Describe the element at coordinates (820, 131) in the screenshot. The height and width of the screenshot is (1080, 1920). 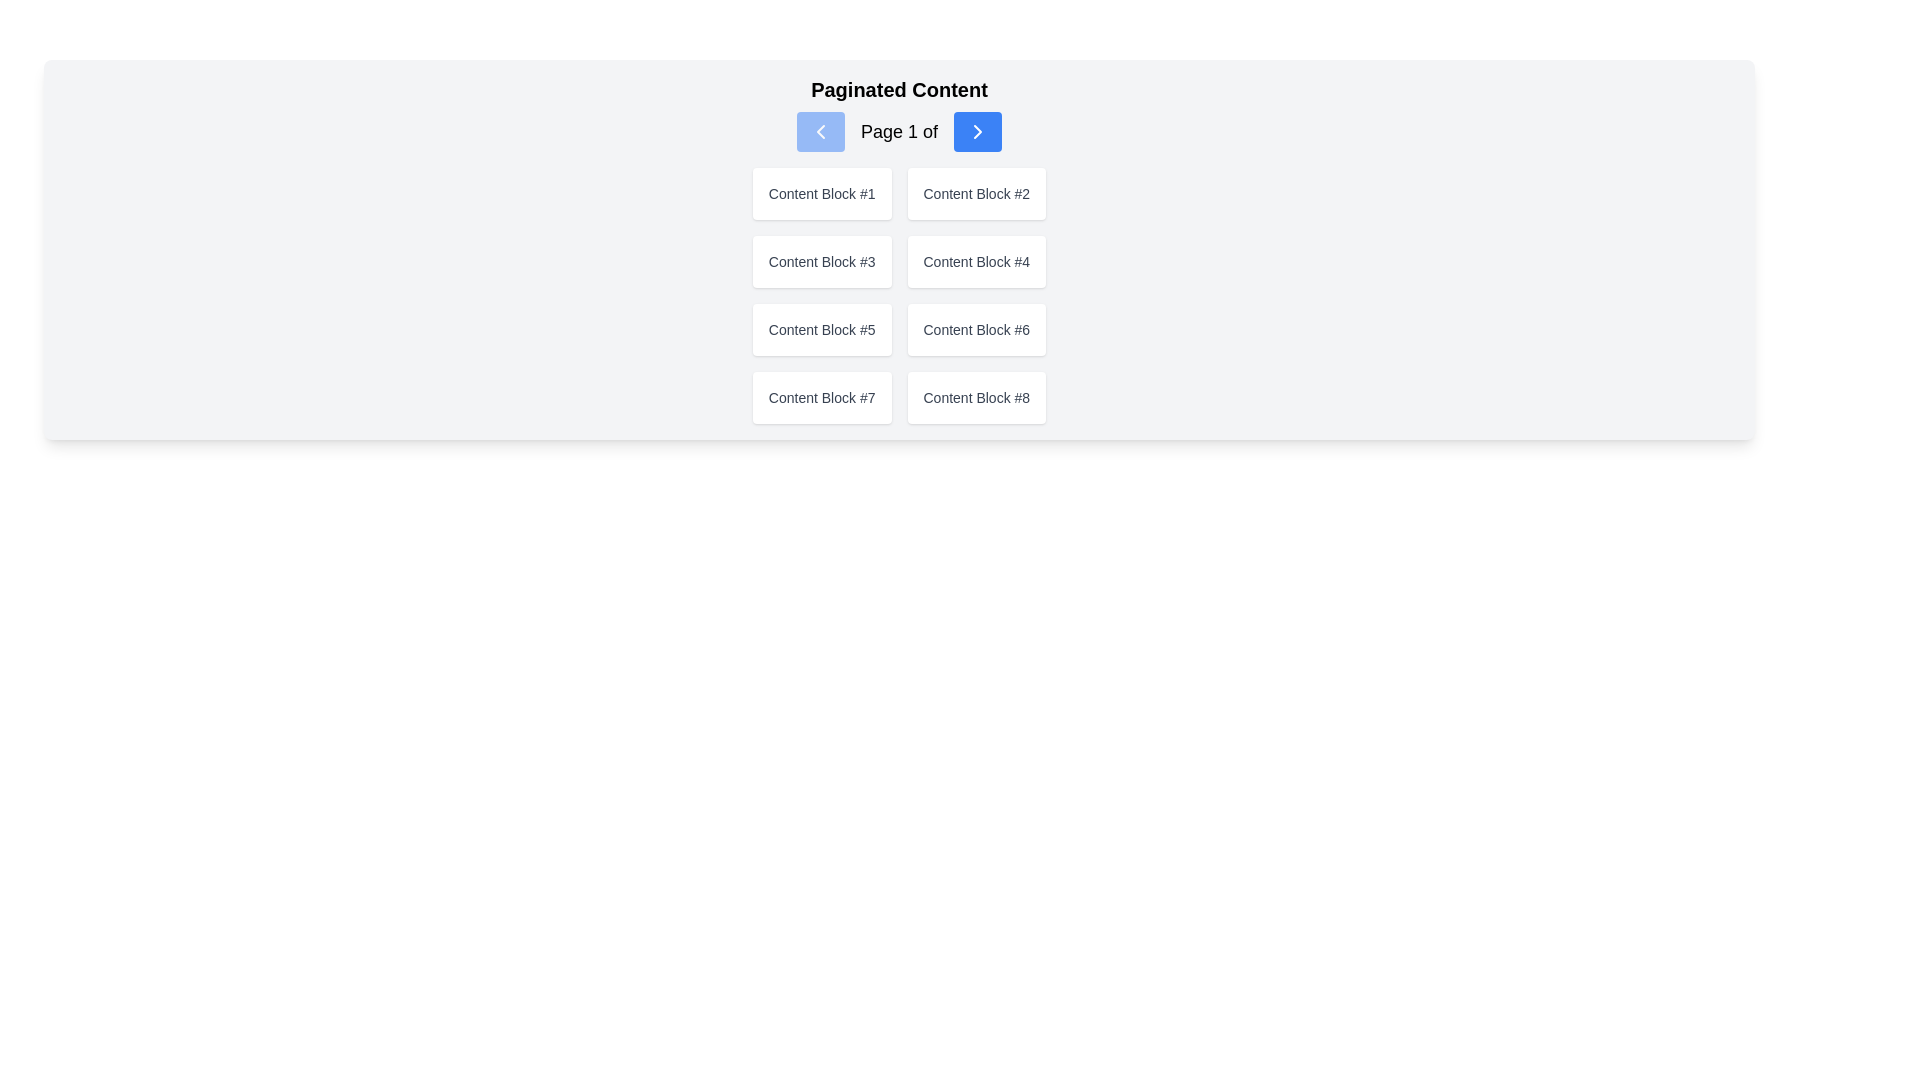
I see `the previous page button located at the leftmost position of the pagination component` at that location.